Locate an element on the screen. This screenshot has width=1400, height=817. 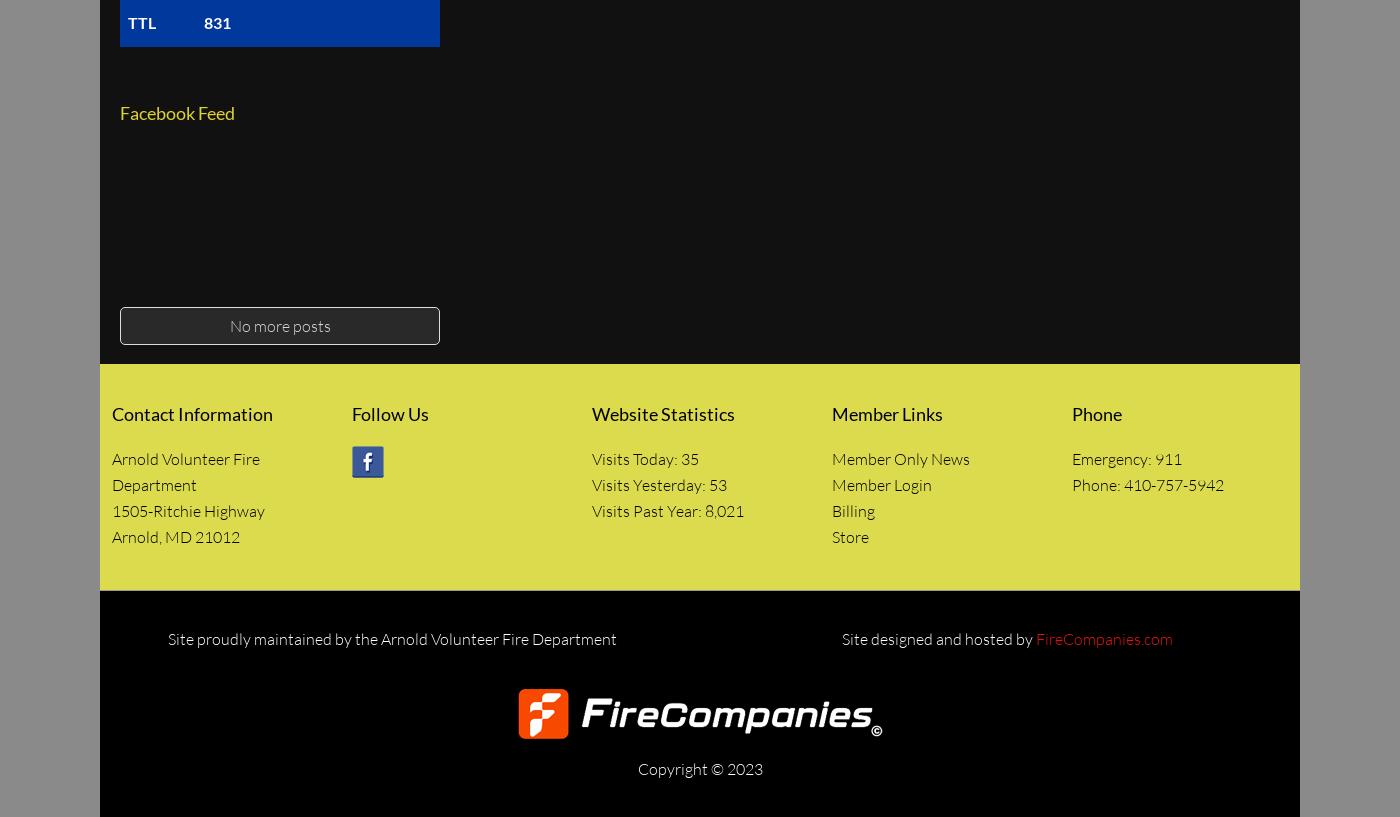
'Member Links' is located at coordinates (832, 413).